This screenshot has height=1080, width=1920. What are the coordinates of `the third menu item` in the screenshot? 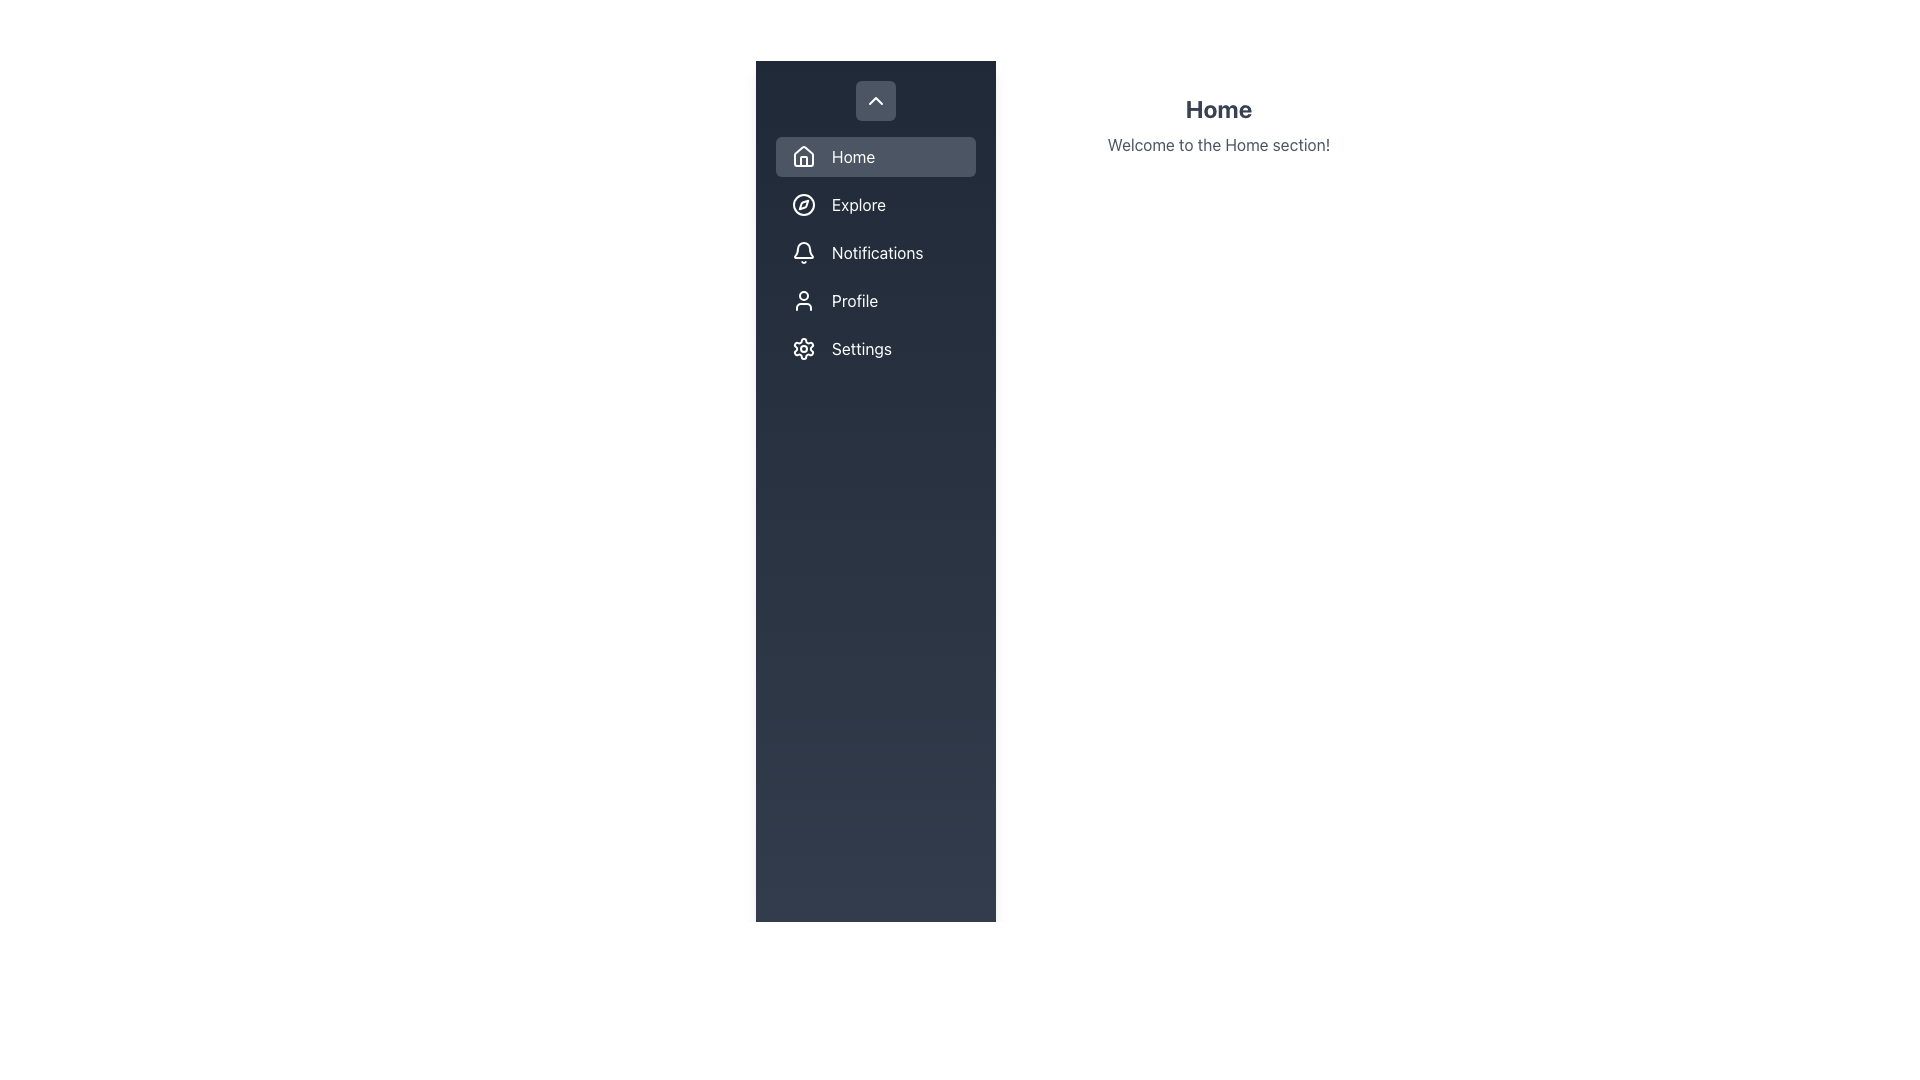 It's located at (875, 252).